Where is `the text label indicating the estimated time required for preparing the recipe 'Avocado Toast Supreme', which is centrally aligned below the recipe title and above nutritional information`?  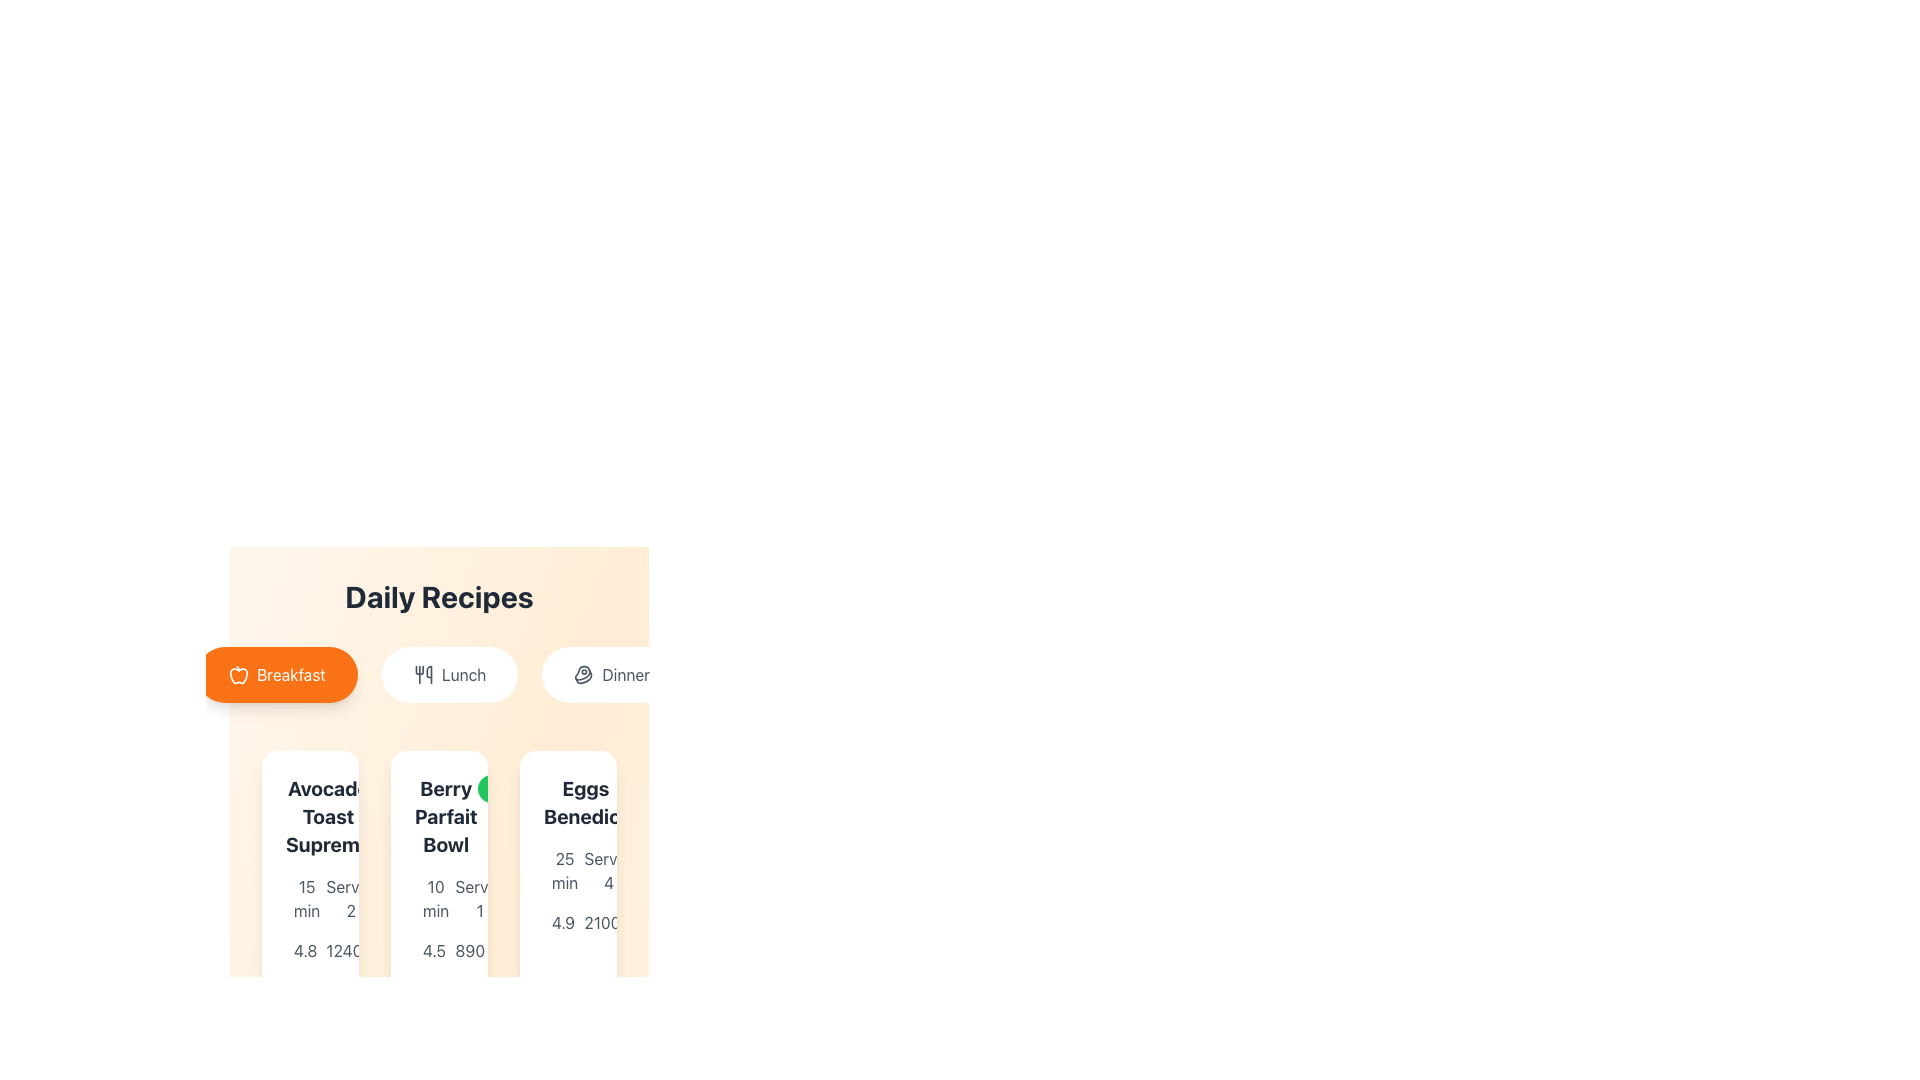 the text label indicating the estimated time required for preparing the recipe 'Avocado Toast Supreme', which is centrally aligned below the recipe title and above nutritional information is located at coordinates (306, 897).